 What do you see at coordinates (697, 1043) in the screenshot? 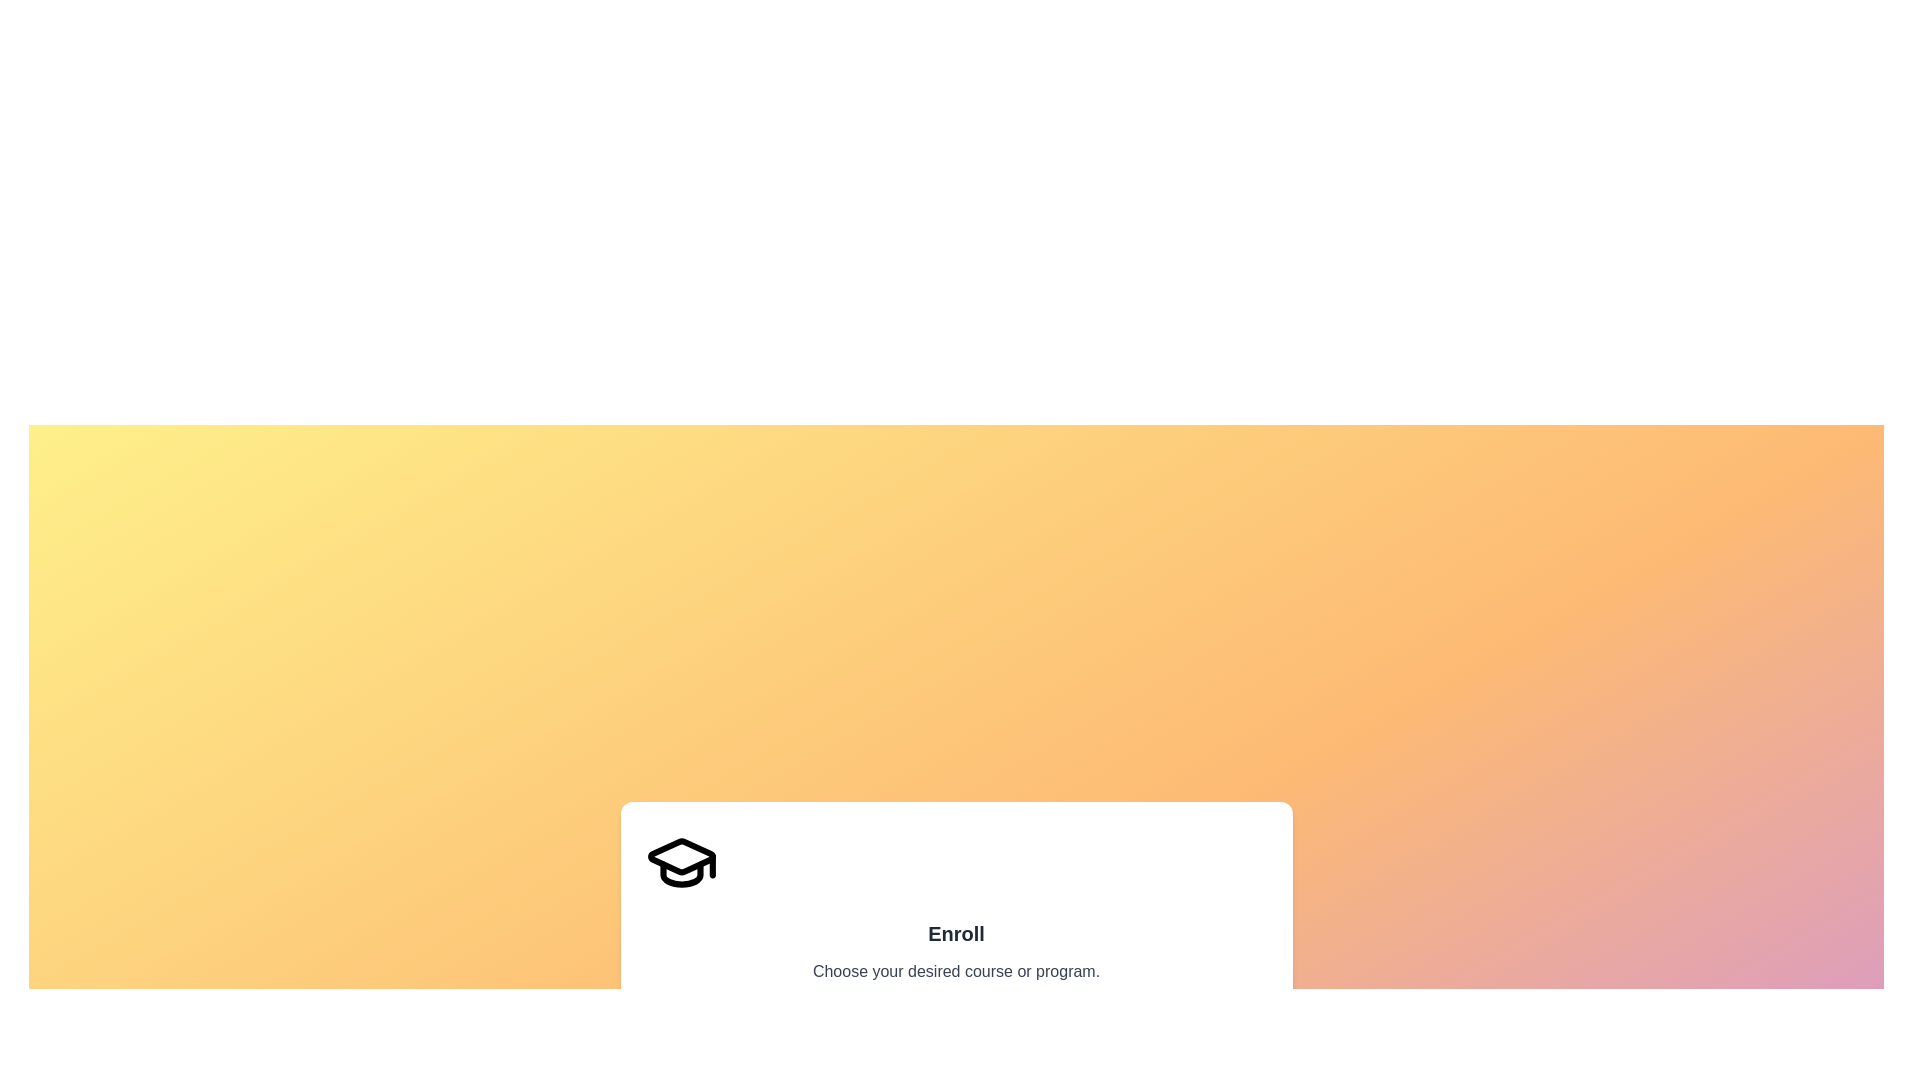
I see `the Previous button to navigate to the Previous step` at bounding box center [697, 1043].